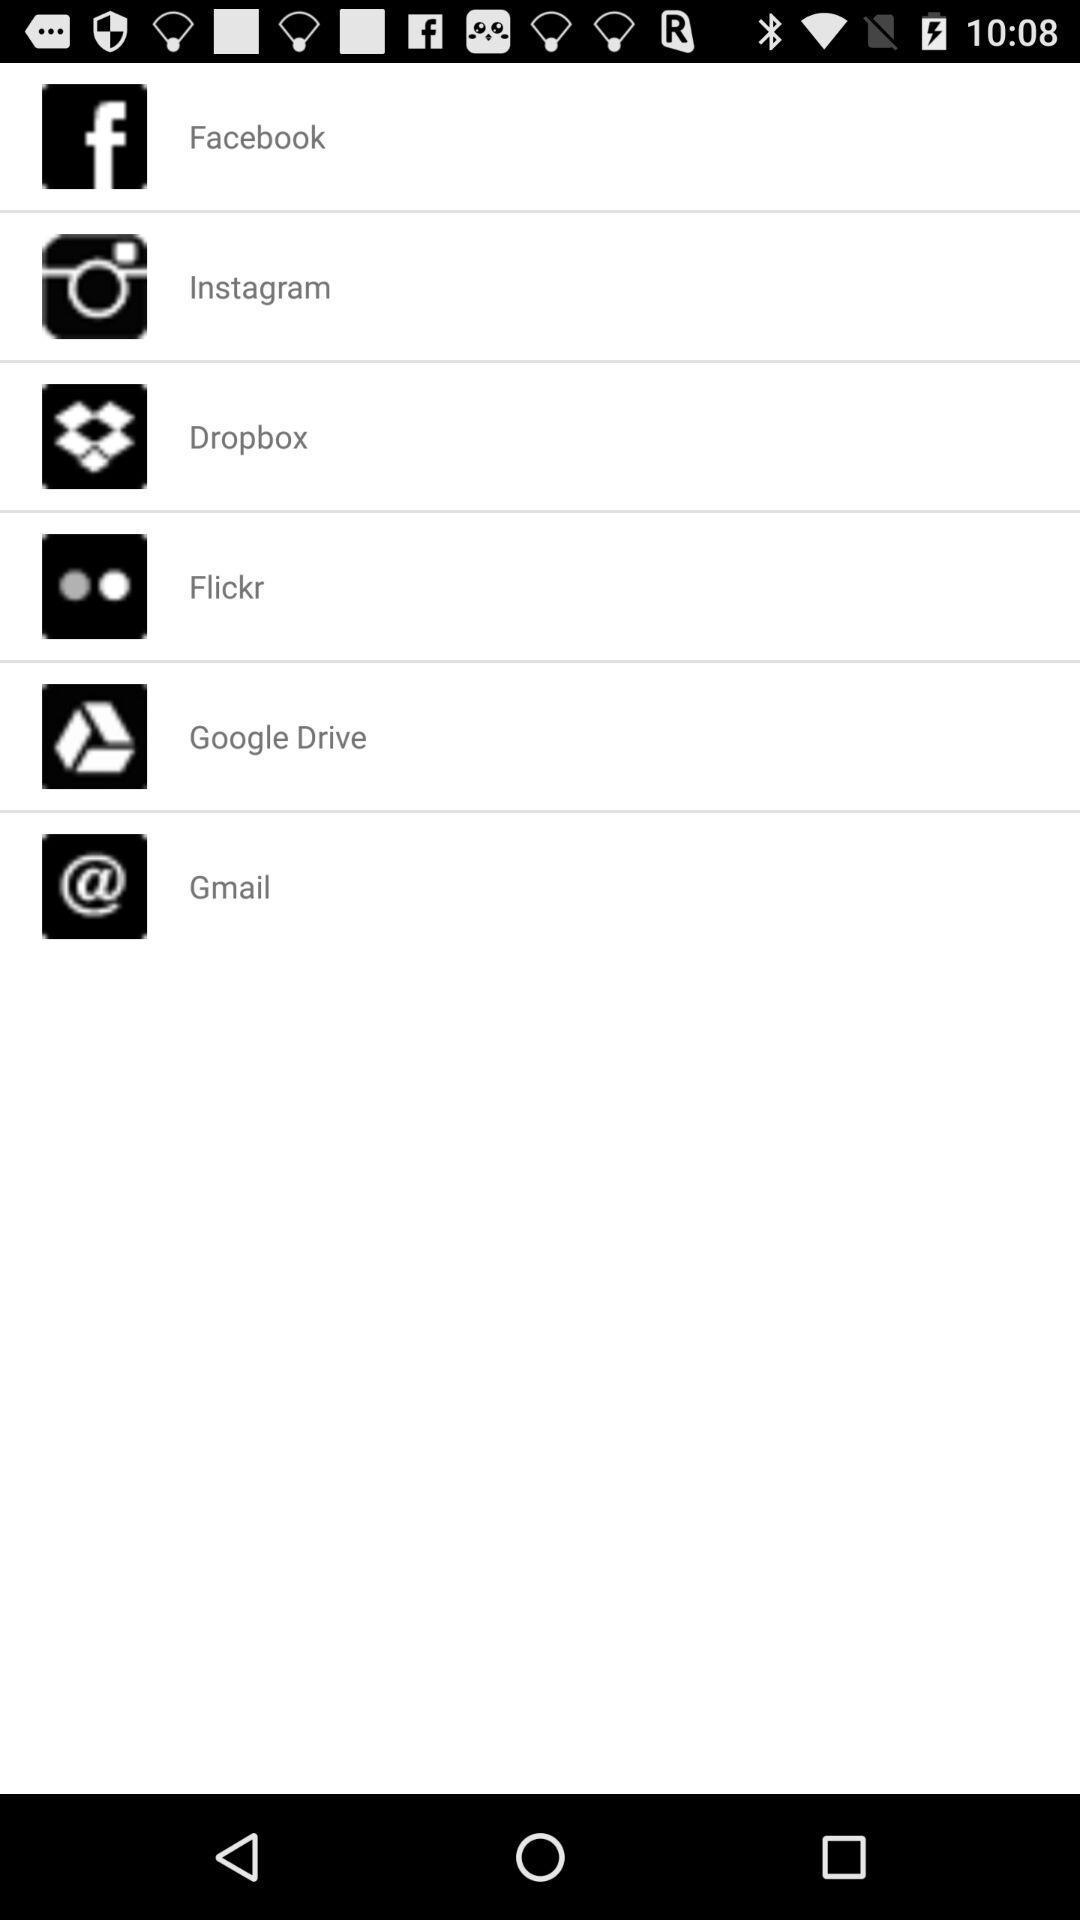 This screenshot has height=1920, width=1080. I want to click on the instagram item, so click(259, 285).